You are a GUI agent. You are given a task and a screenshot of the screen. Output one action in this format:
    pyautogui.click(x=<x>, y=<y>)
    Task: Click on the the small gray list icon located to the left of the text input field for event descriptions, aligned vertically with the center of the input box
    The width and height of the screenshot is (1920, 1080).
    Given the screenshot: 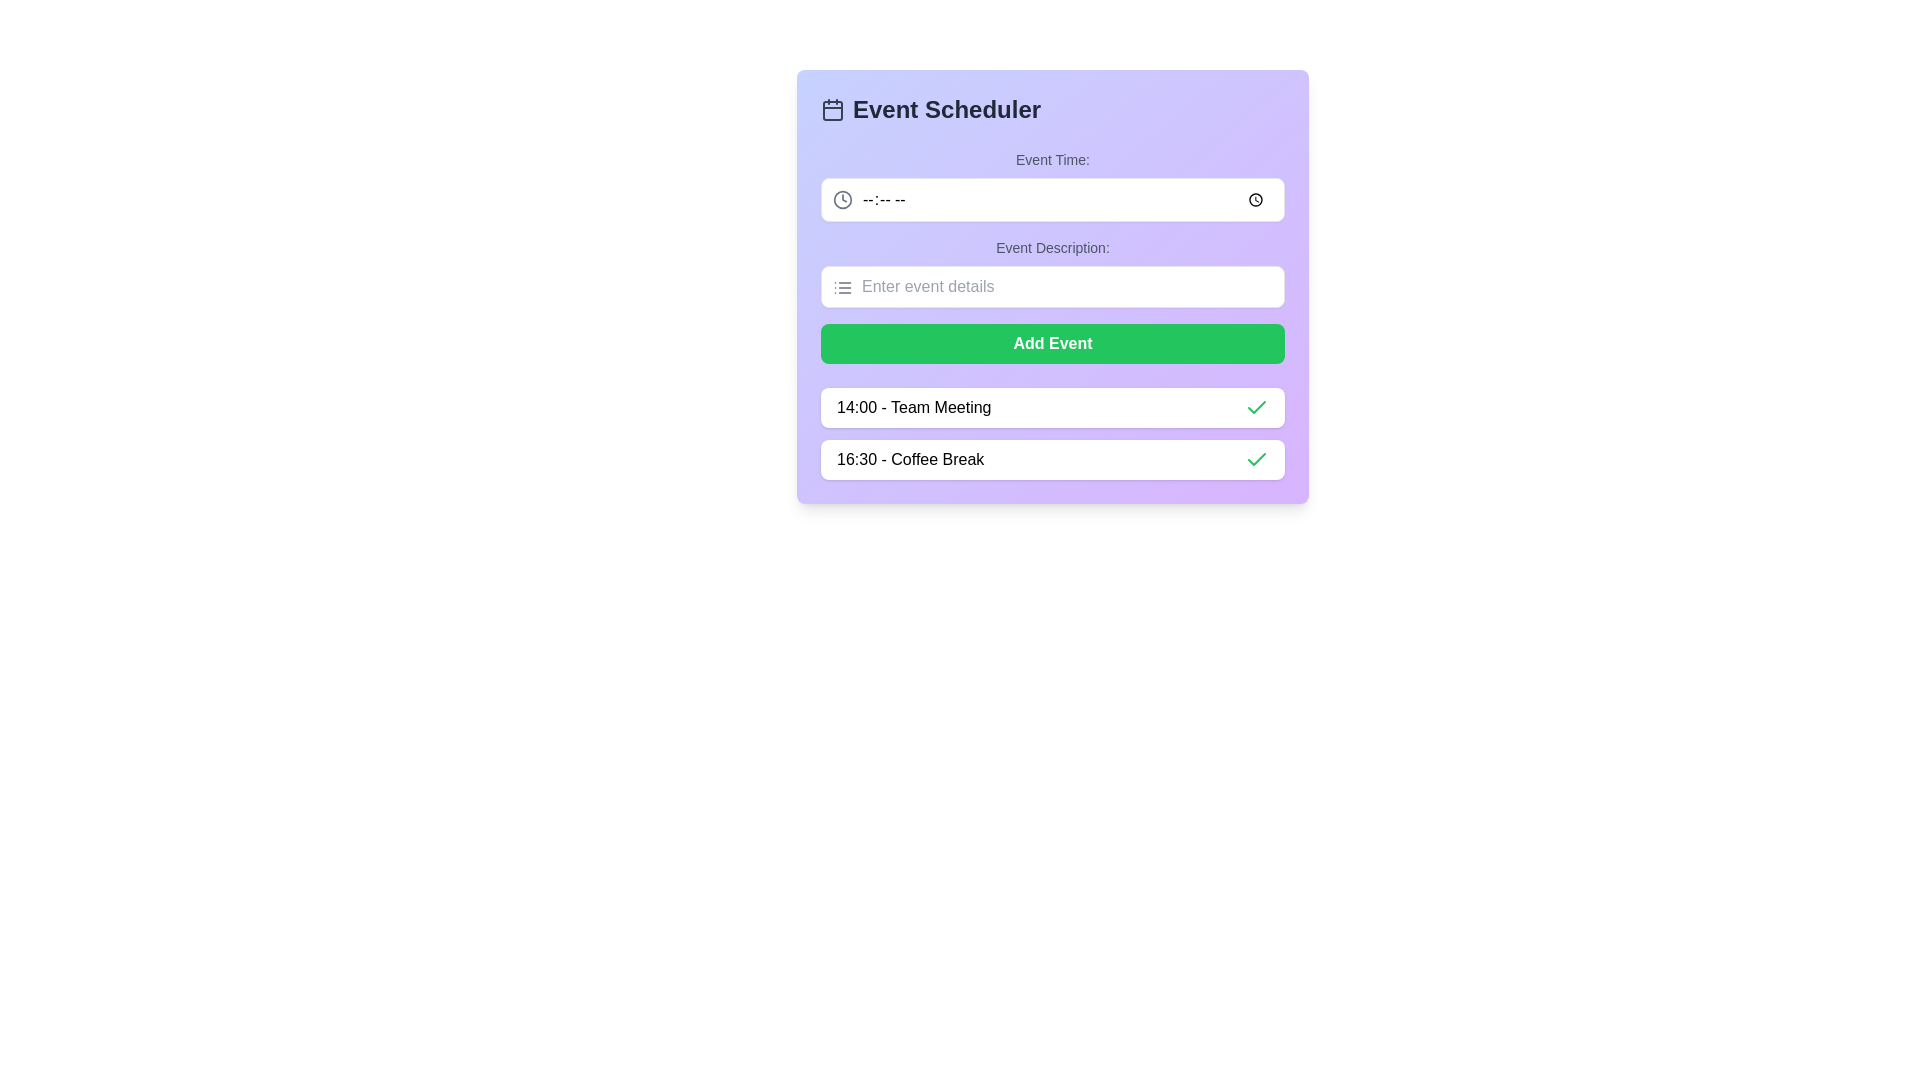 What is the action you would take?
    pyautogui.click(x=843, y=288)
    